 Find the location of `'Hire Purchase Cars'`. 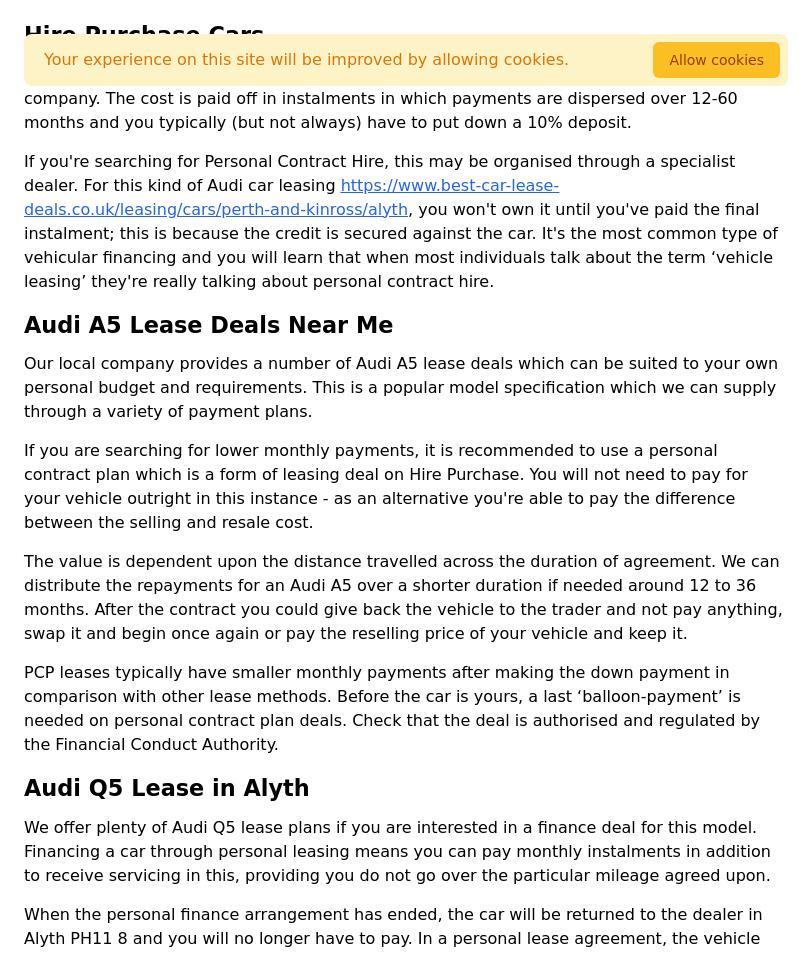

'Hire Purchase Cars' is located at coordinates (143, 33).